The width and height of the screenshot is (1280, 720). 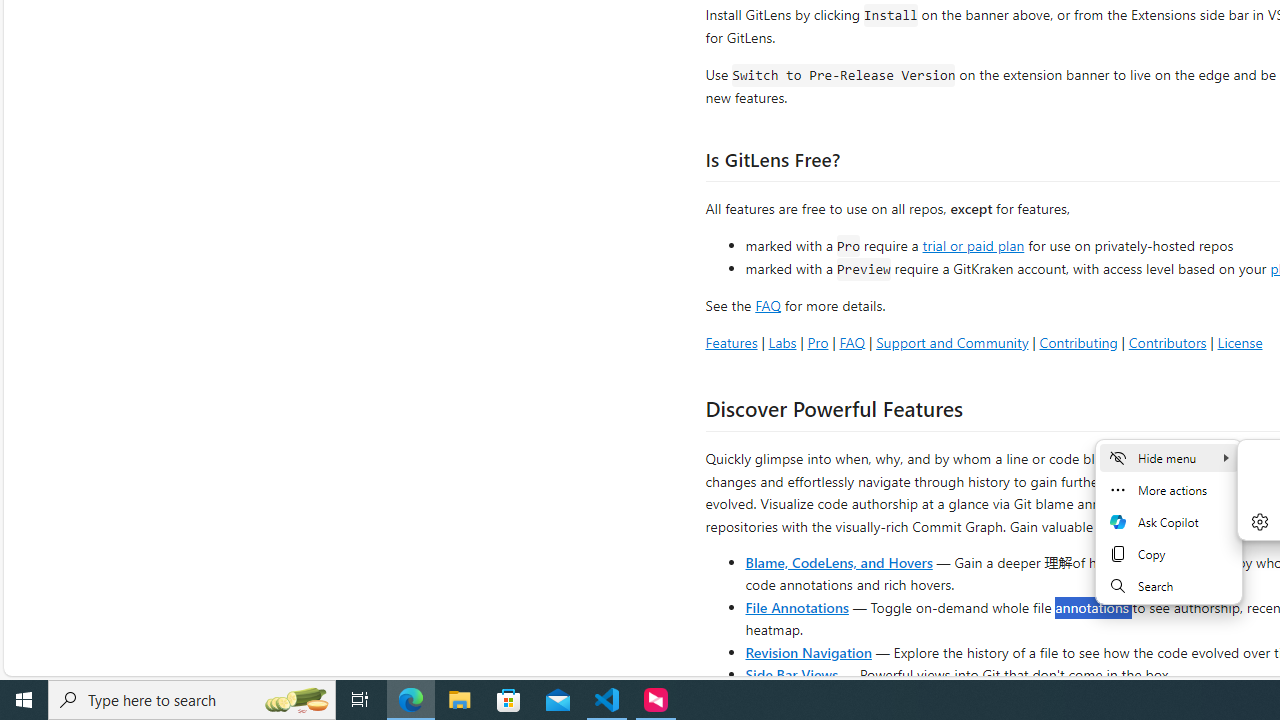 I want to click on 'Hide menu', so click(x=1168, y=457).